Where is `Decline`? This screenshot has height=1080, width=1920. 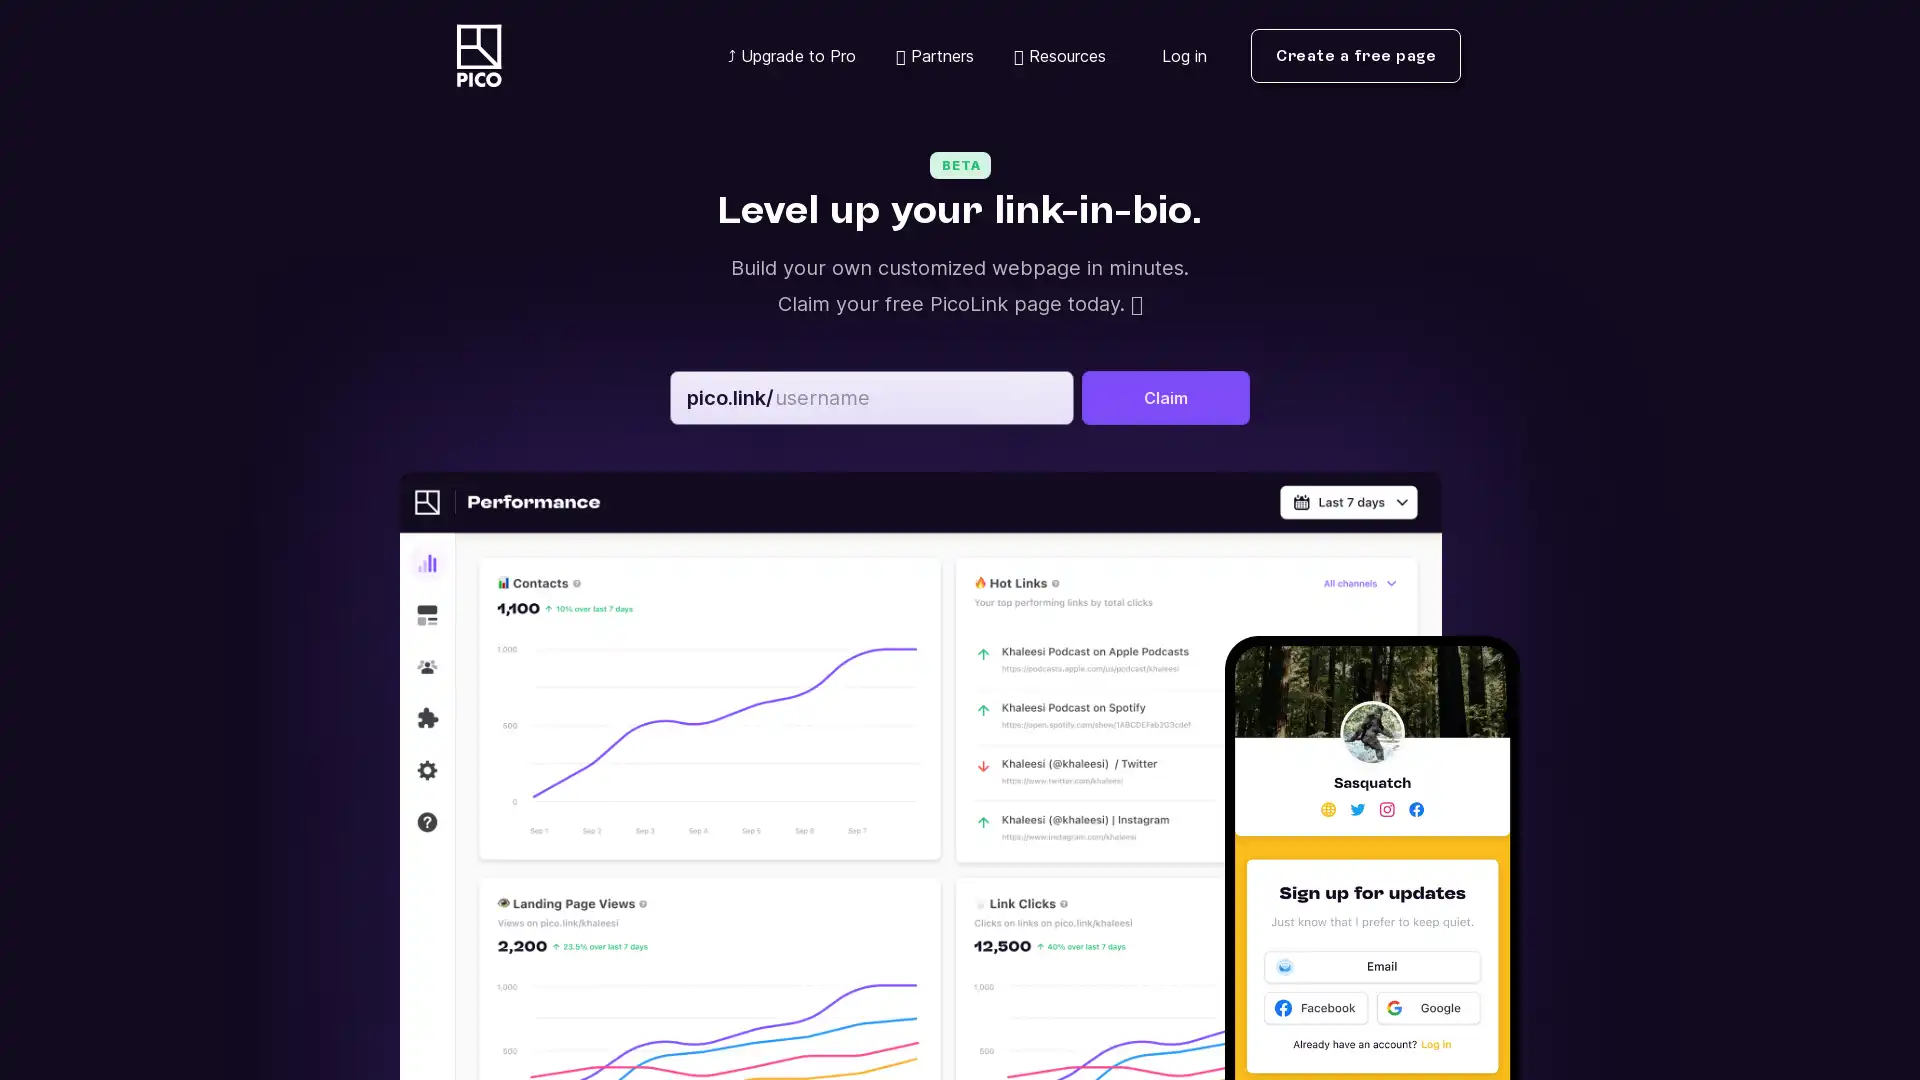 Decline is located at coordinates (1520, 986).